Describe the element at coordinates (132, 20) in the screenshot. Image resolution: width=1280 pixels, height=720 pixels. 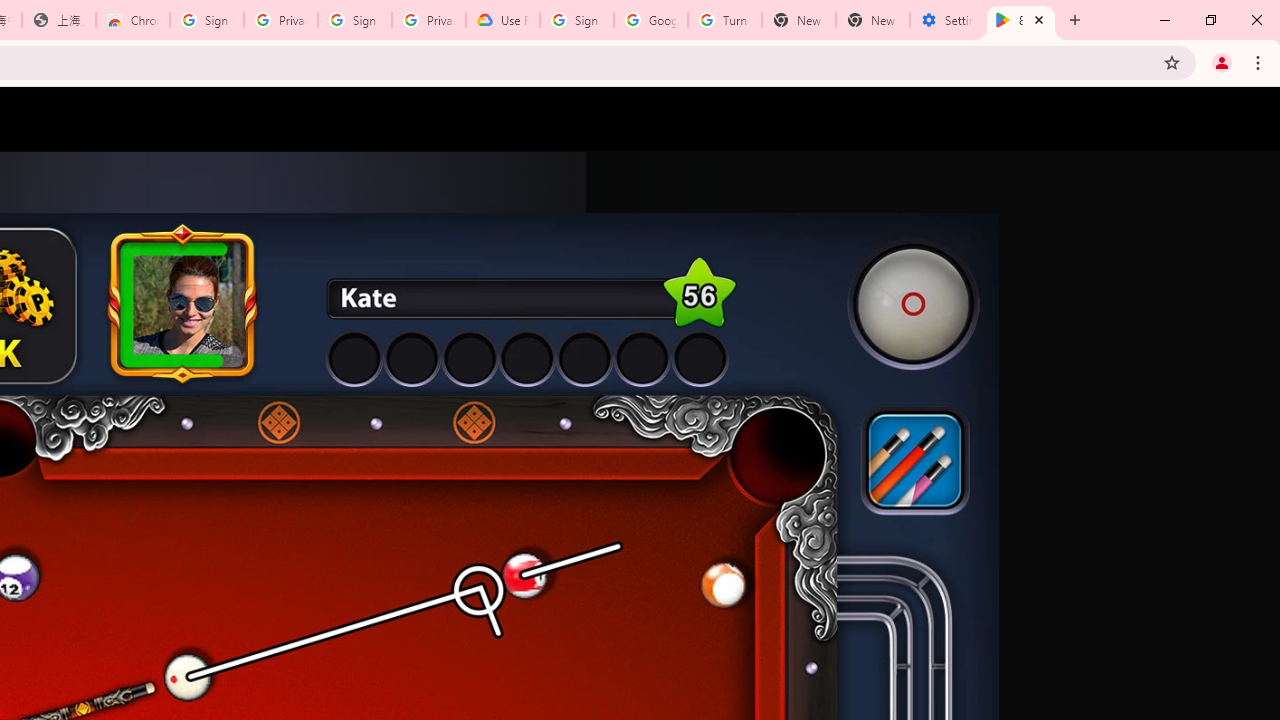
I see `'Chrome Web Store - Color themes by Chrome'` at that location.